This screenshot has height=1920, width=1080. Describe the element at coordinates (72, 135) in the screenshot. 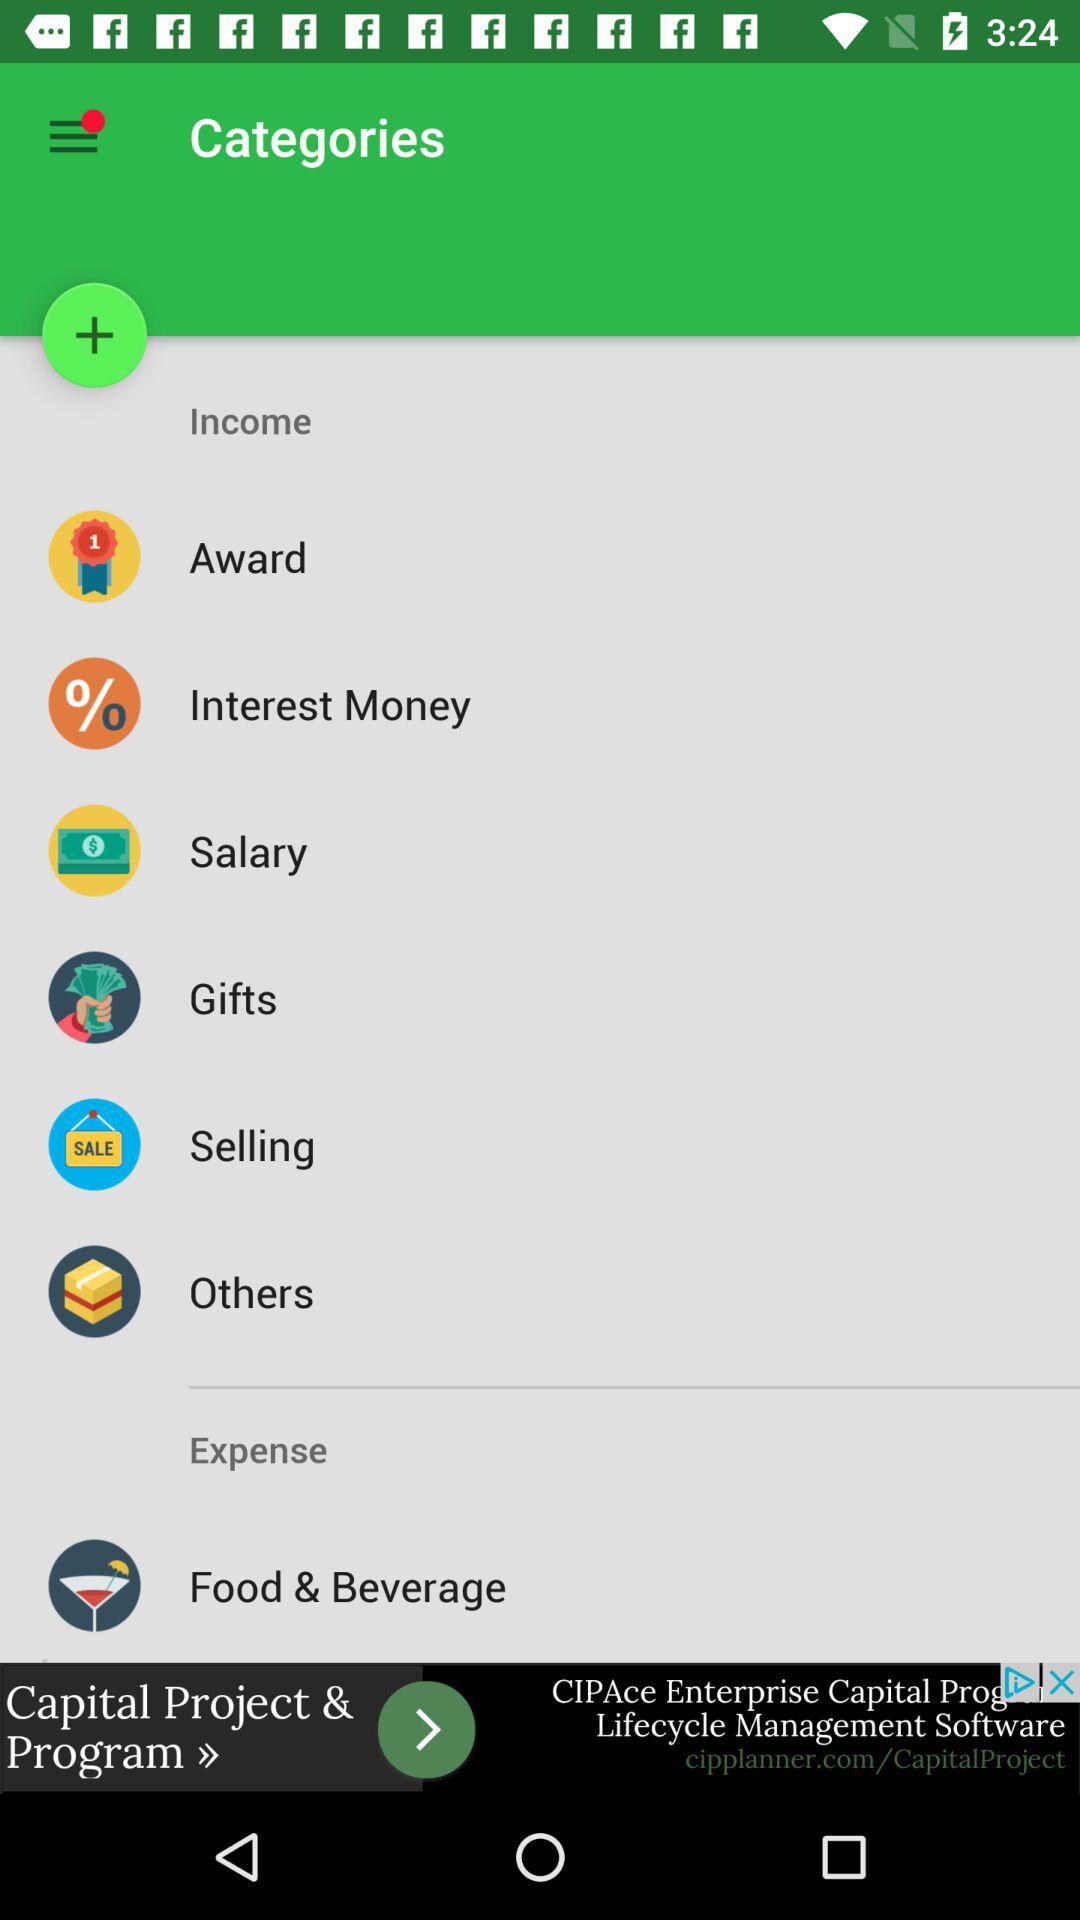

I see `all options` at that location.